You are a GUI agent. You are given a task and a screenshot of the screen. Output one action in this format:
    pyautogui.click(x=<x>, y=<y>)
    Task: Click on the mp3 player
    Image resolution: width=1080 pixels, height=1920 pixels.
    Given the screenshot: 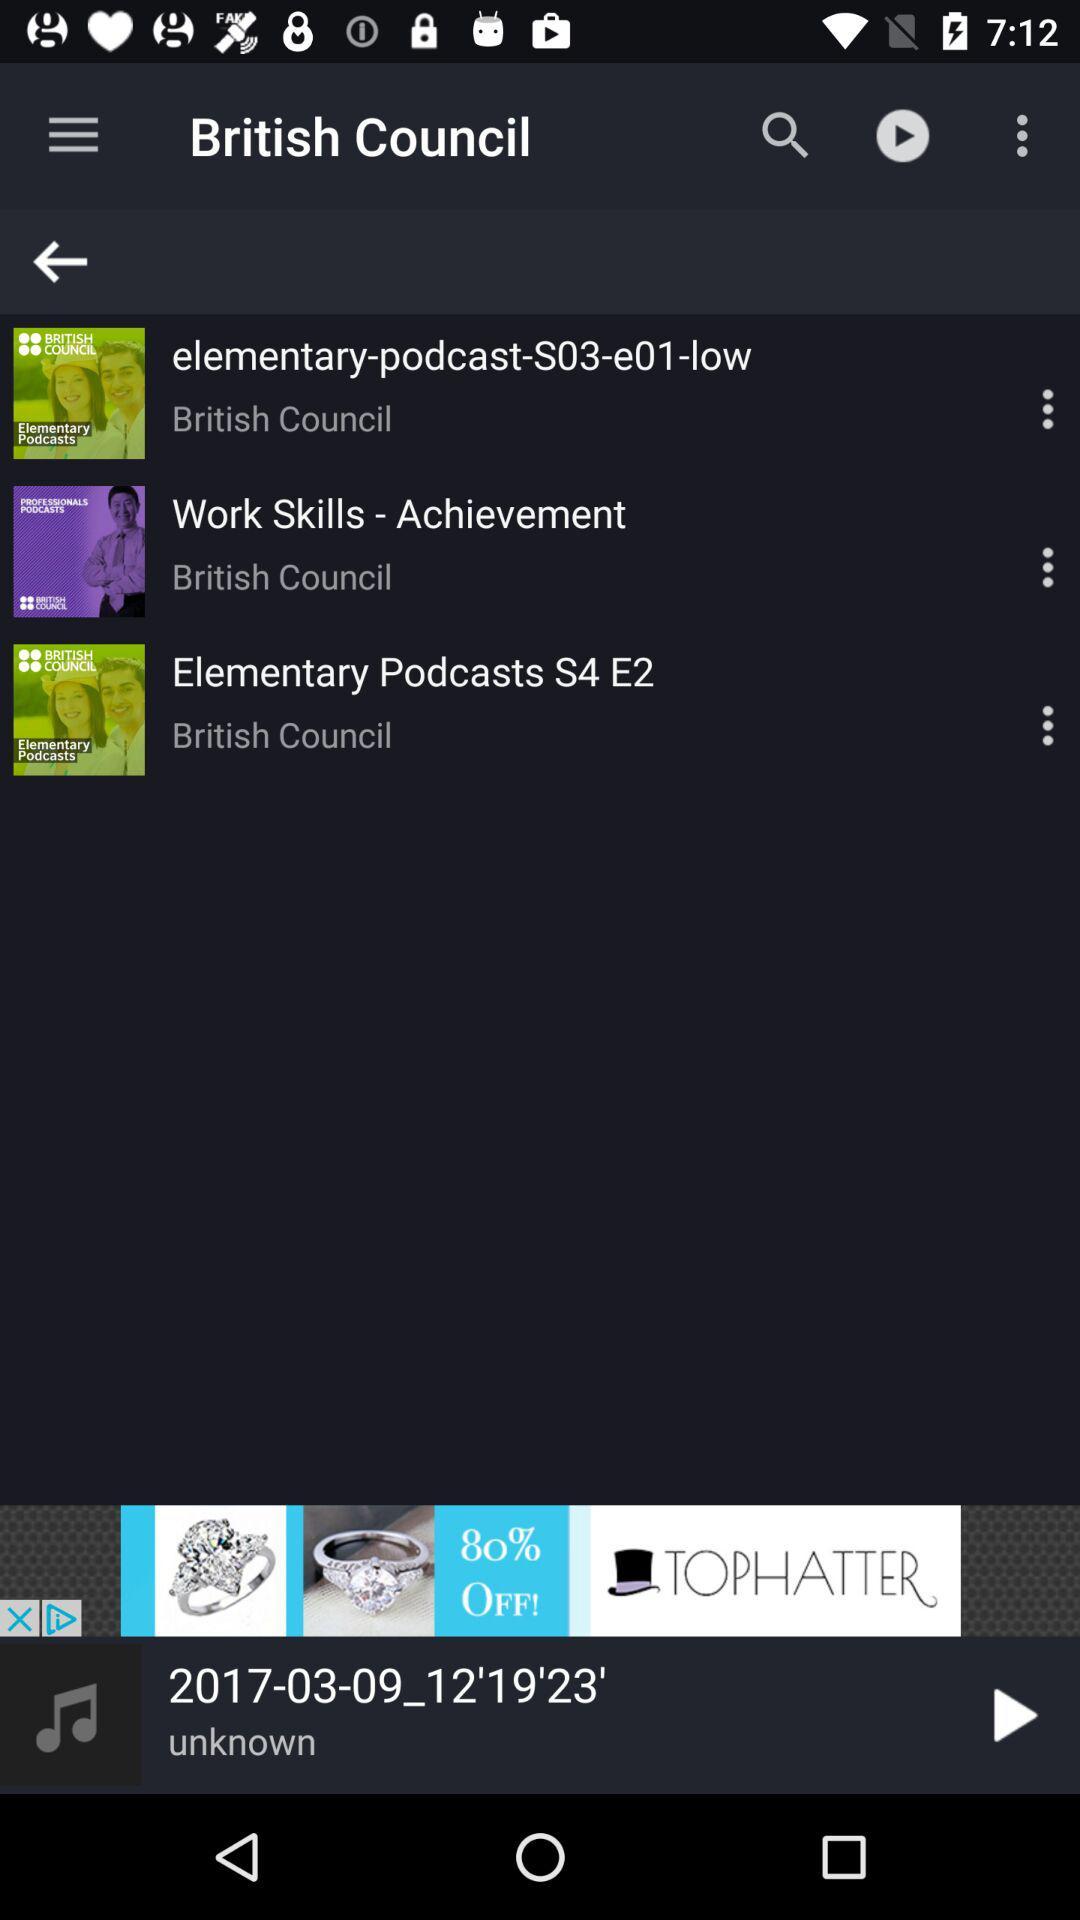 What is the action you would take?
    pyautogui.click(x=1013, y=393)
    